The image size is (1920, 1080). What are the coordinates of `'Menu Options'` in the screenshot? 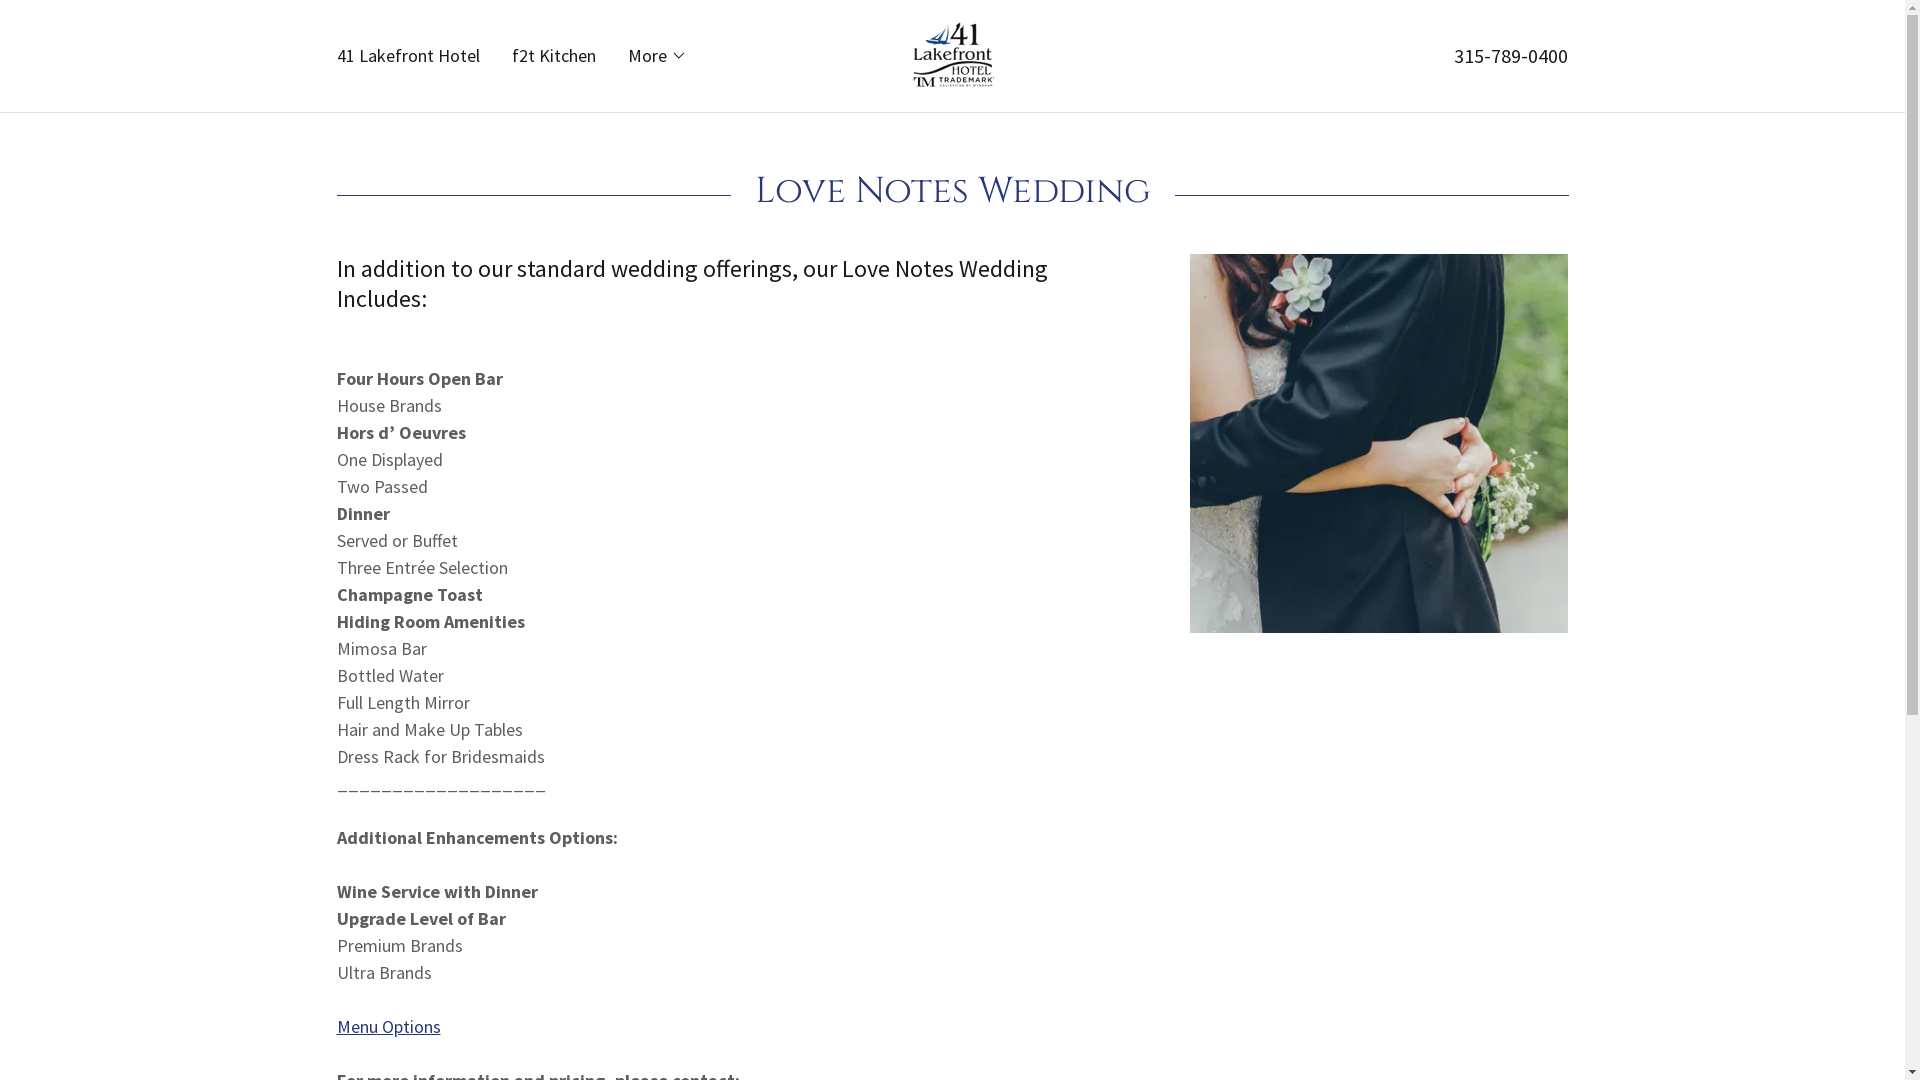 It's located at (336, 1026).